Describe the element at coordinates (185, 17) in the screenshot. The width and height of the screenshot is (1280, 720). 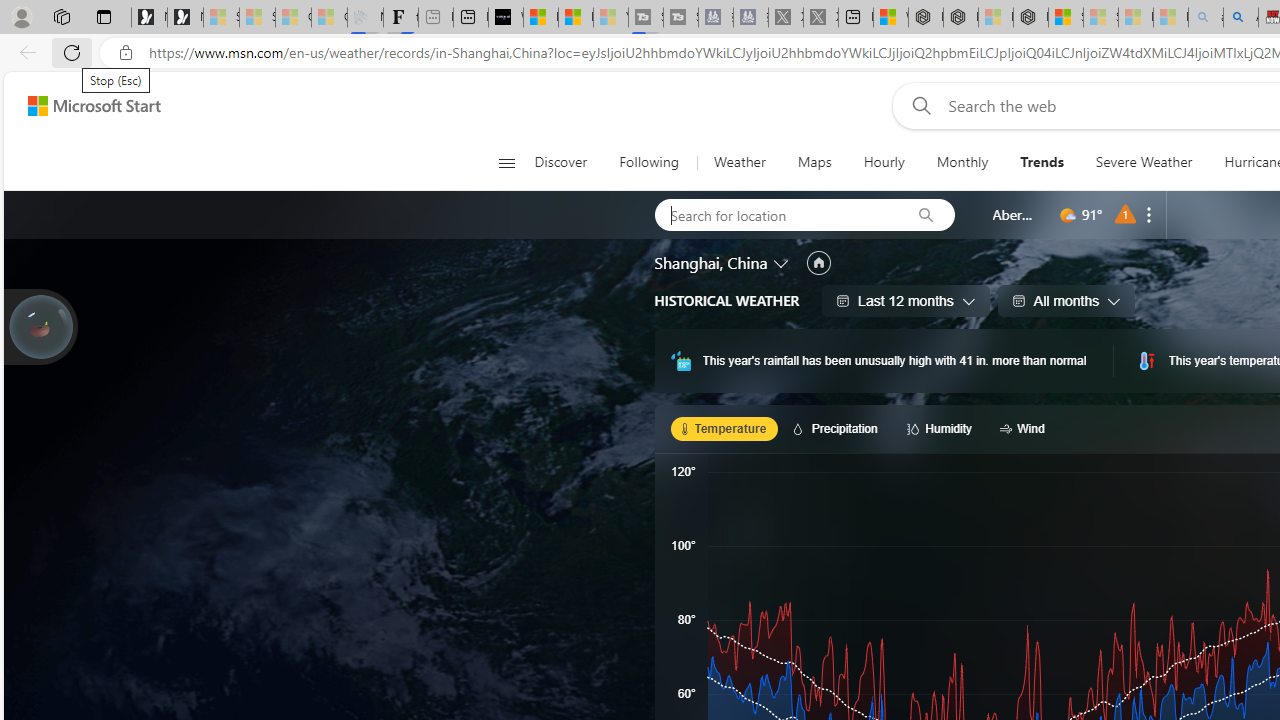
I see `'Newsletter Sign Up'` at that location.